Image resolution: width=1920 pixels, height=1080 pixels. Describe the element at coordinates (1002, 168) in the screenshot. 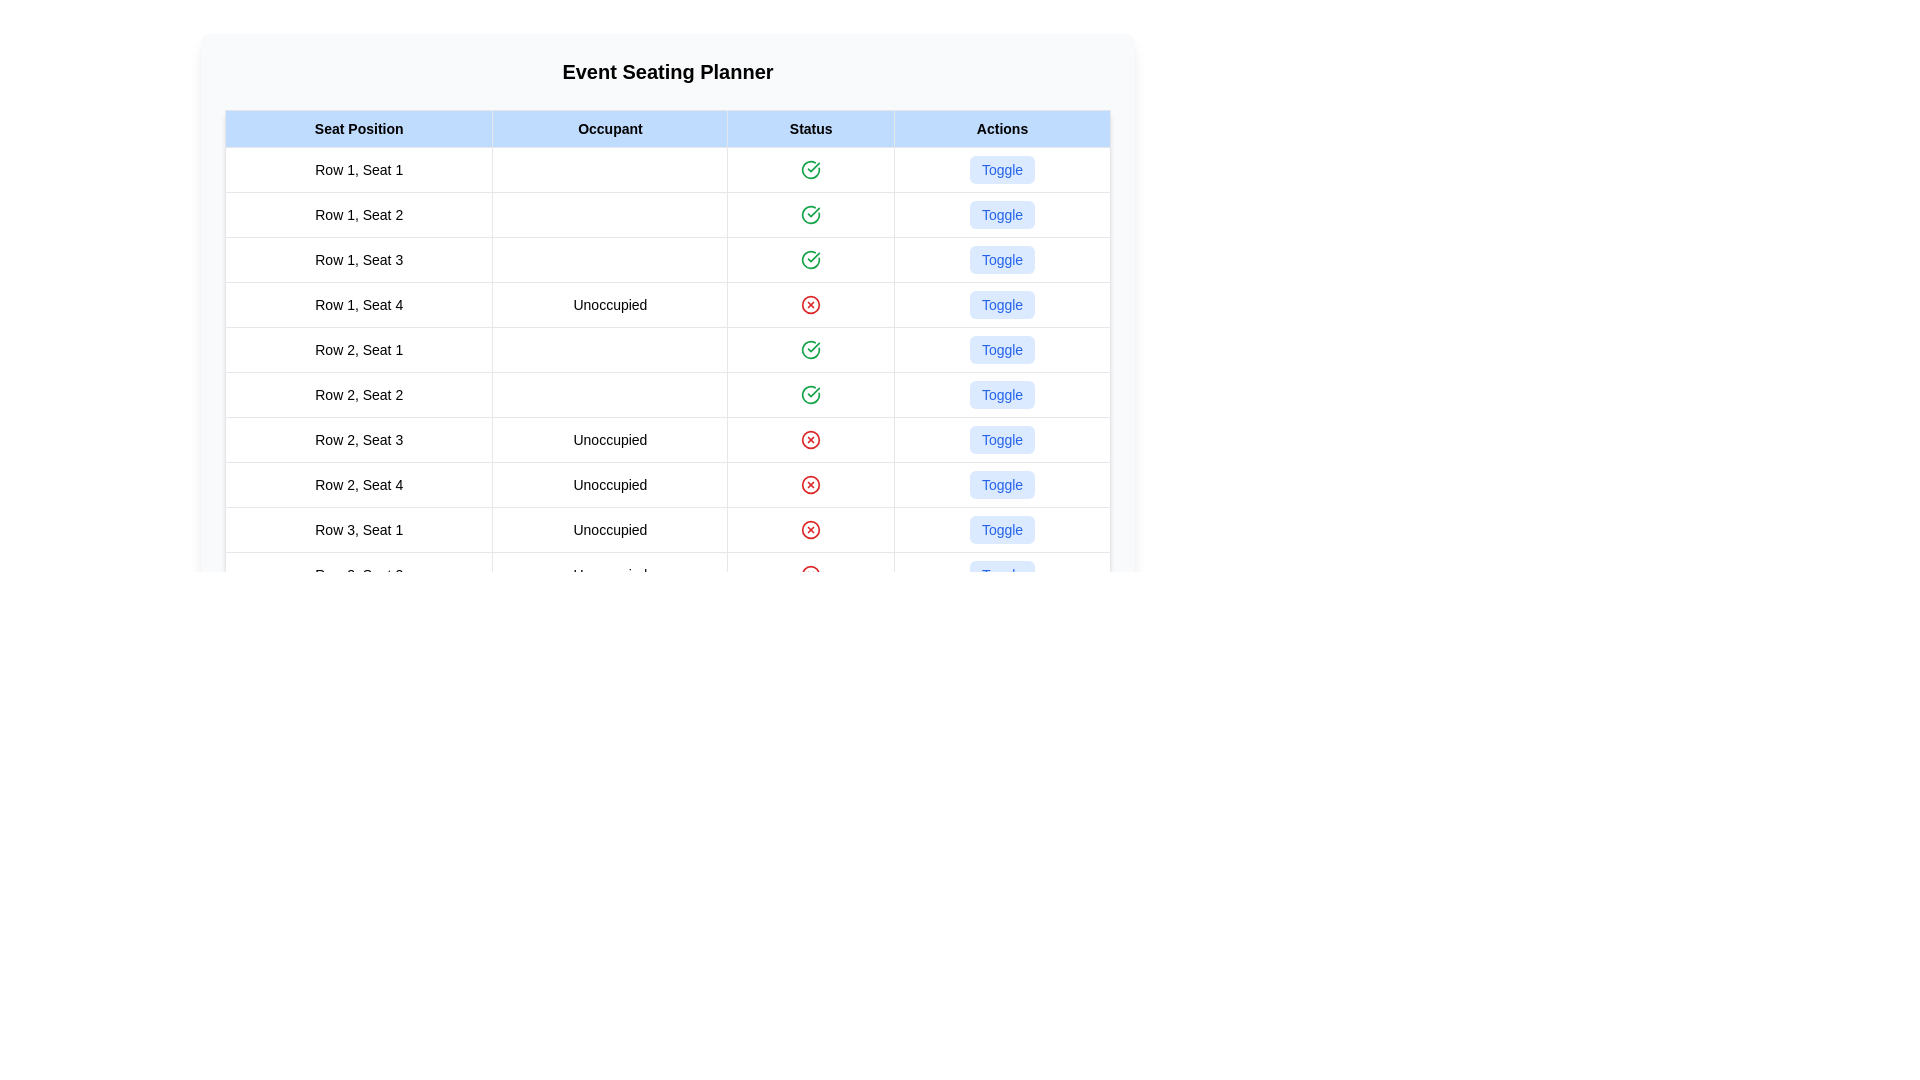

I see `the 'Toggle' button with blue text and a light blue background located in the rightmost column of the first row under the 'Actions' column in the 'Event Seating Planner' table` at that location.